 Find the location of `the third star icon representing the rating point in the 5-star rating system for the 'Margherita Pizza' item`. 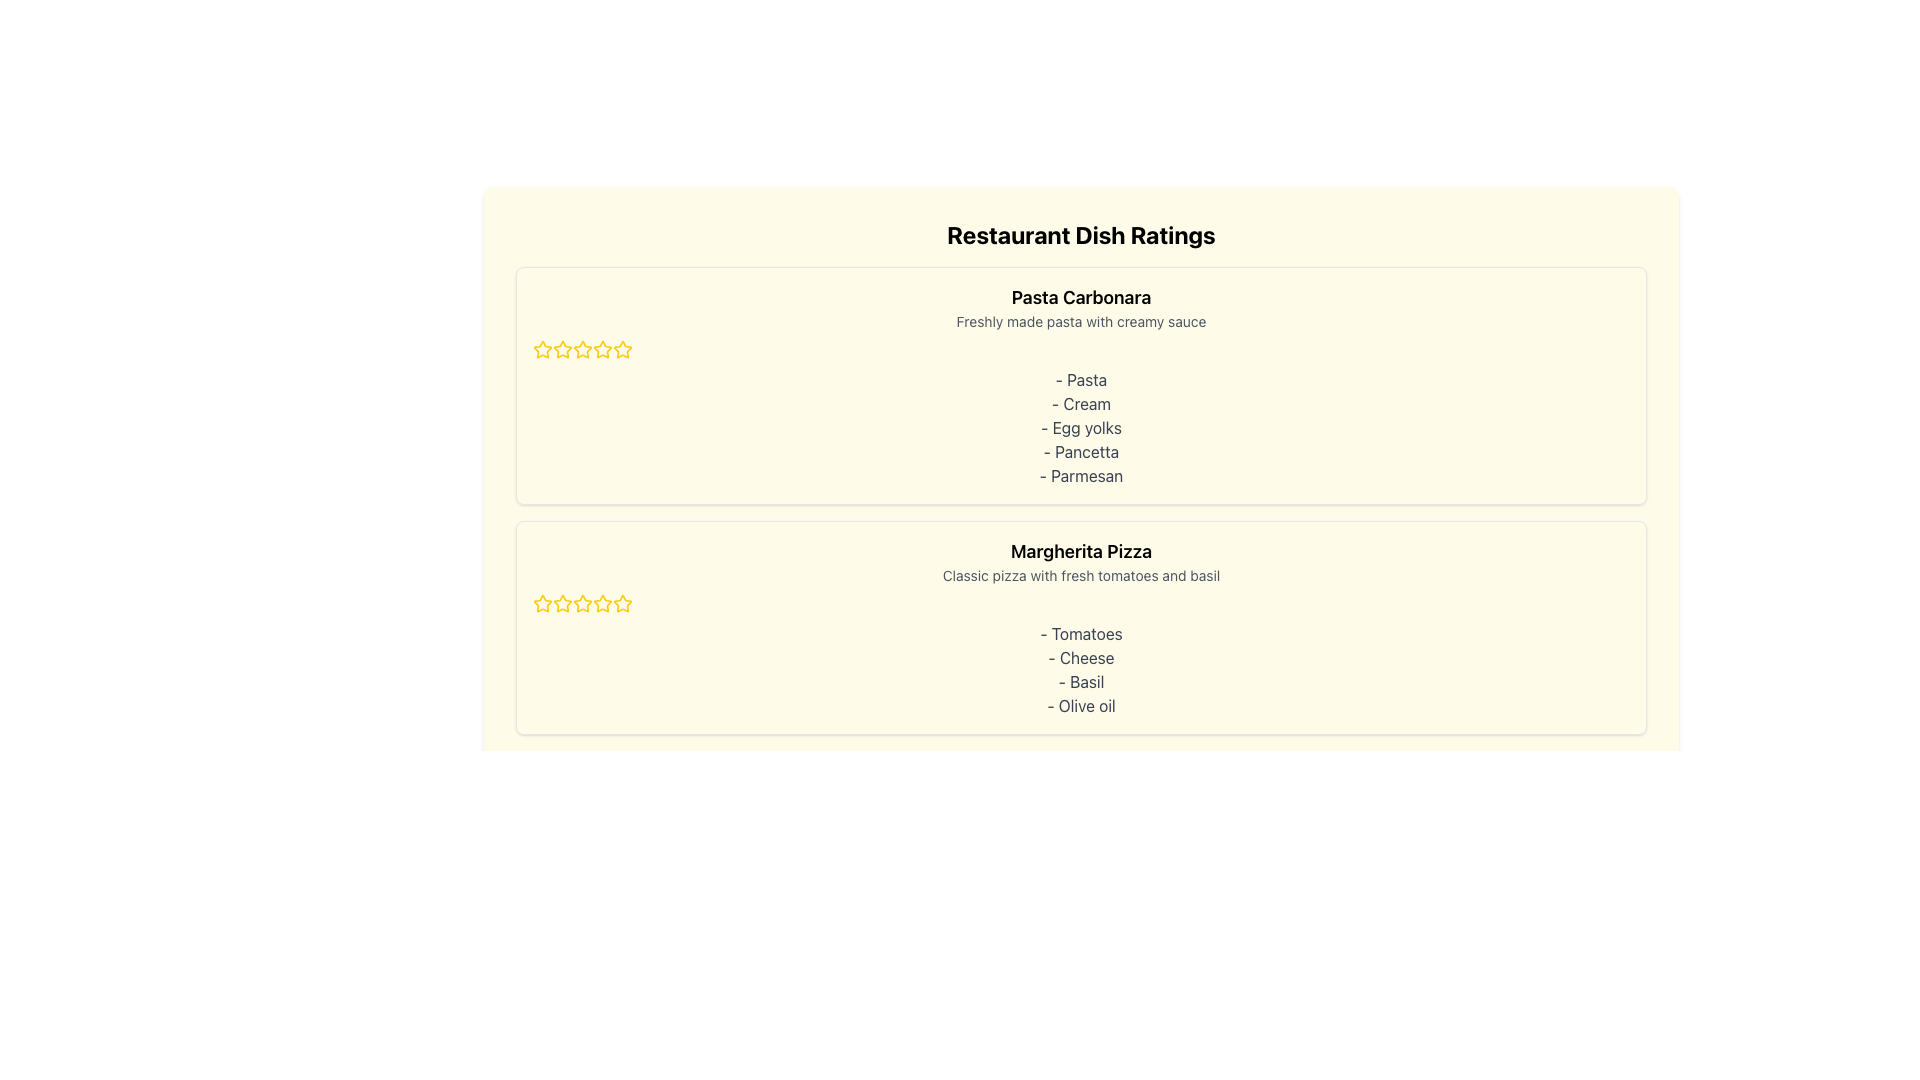

the third star icon representing the rating point in the 5-star rating system for the 'Margherita Pizza' item is located at coordinates (622, 602).